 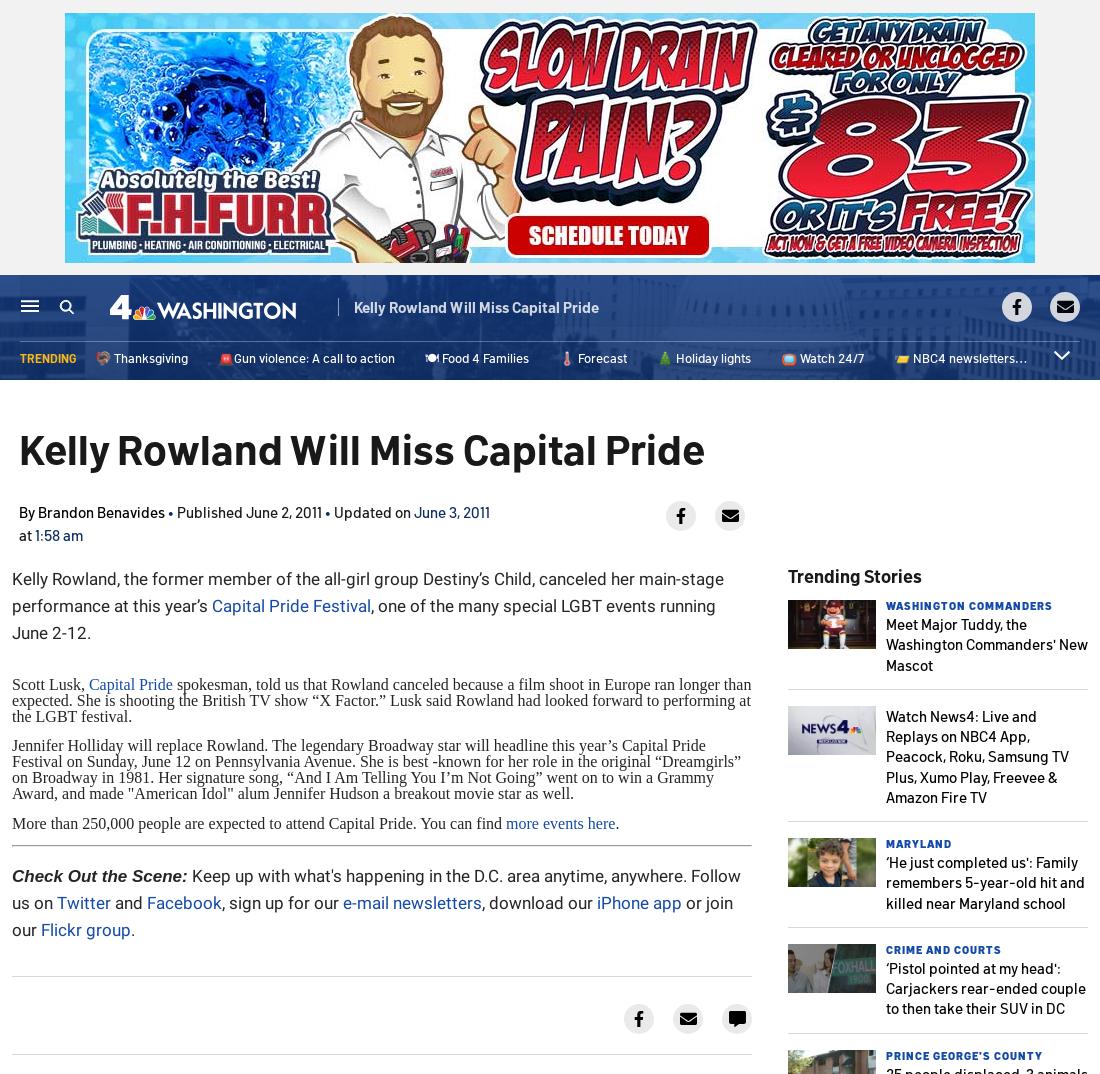 I want to click on '🚨Gun violence: A call to action', so click(x=305, y=358).